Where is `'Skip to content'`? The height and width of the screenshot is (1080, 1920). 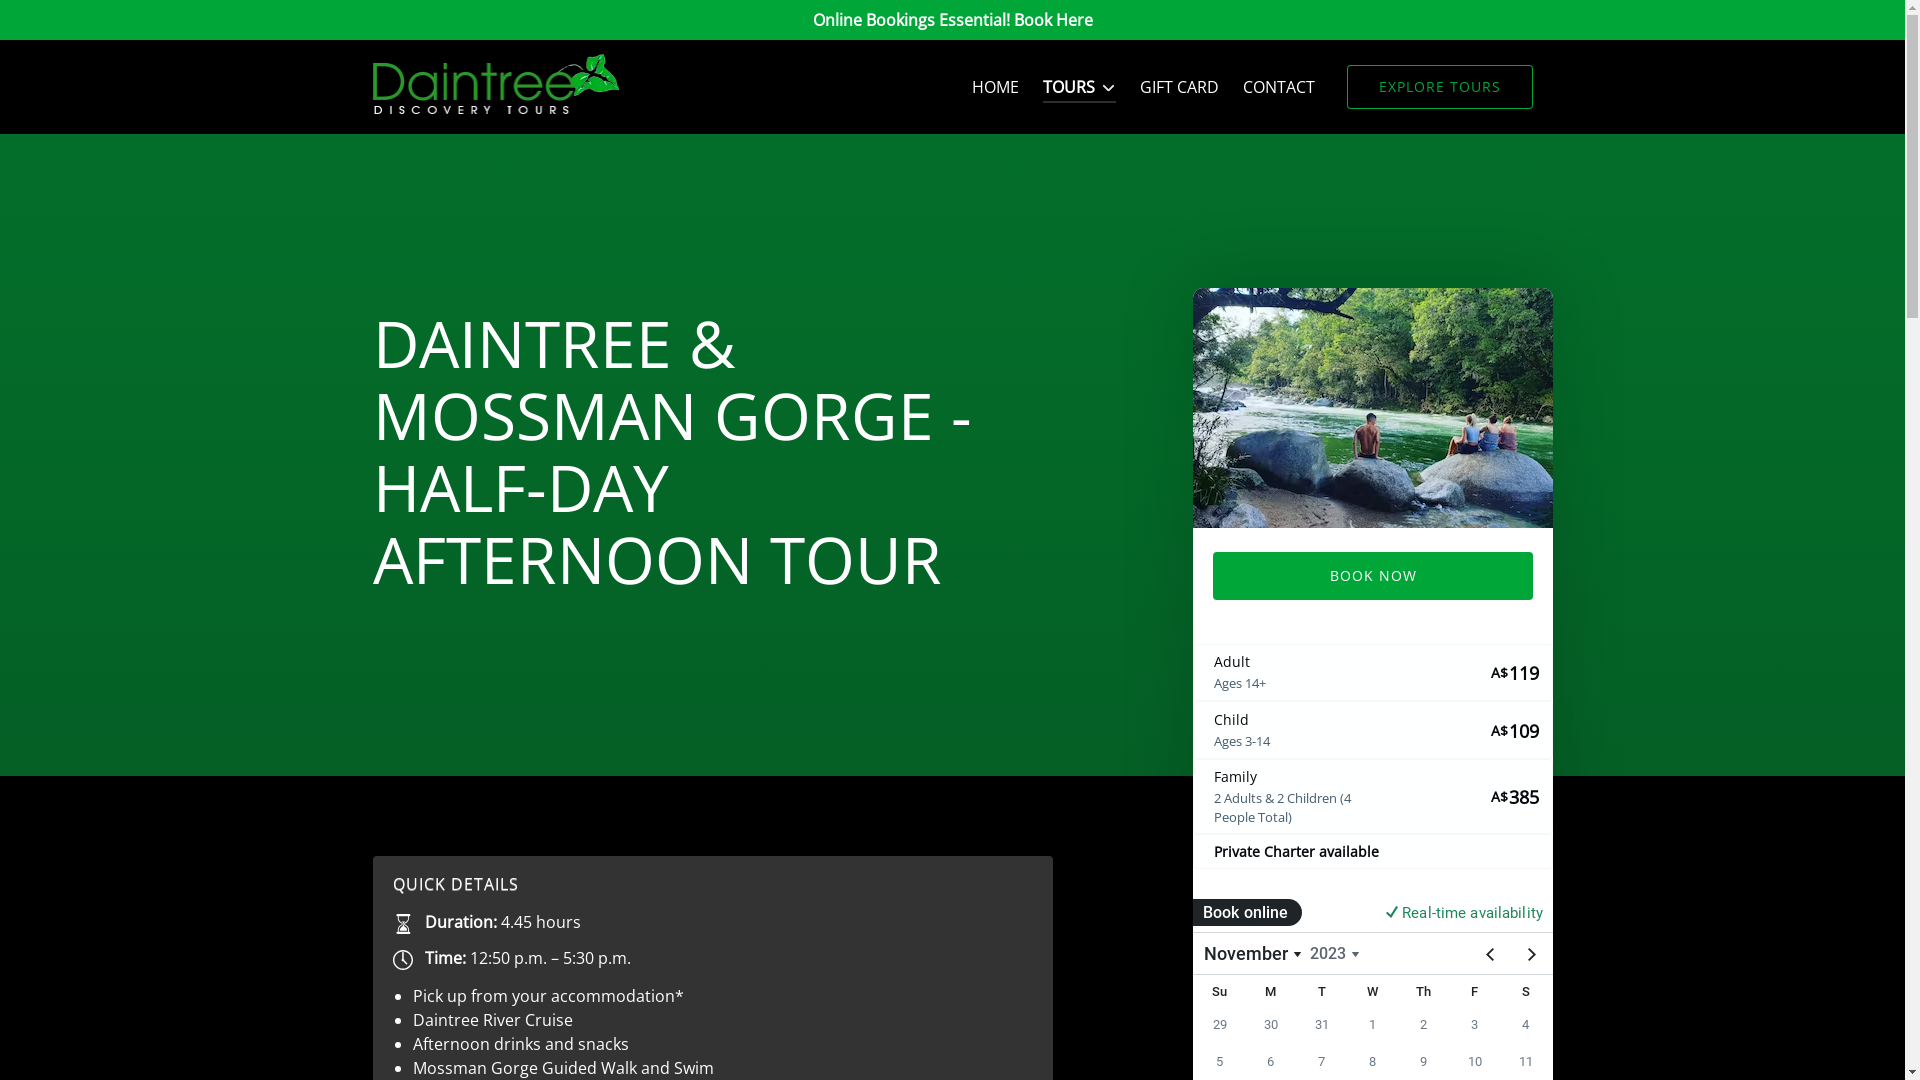 'Skip to content' is located at coordinates (67, 22).